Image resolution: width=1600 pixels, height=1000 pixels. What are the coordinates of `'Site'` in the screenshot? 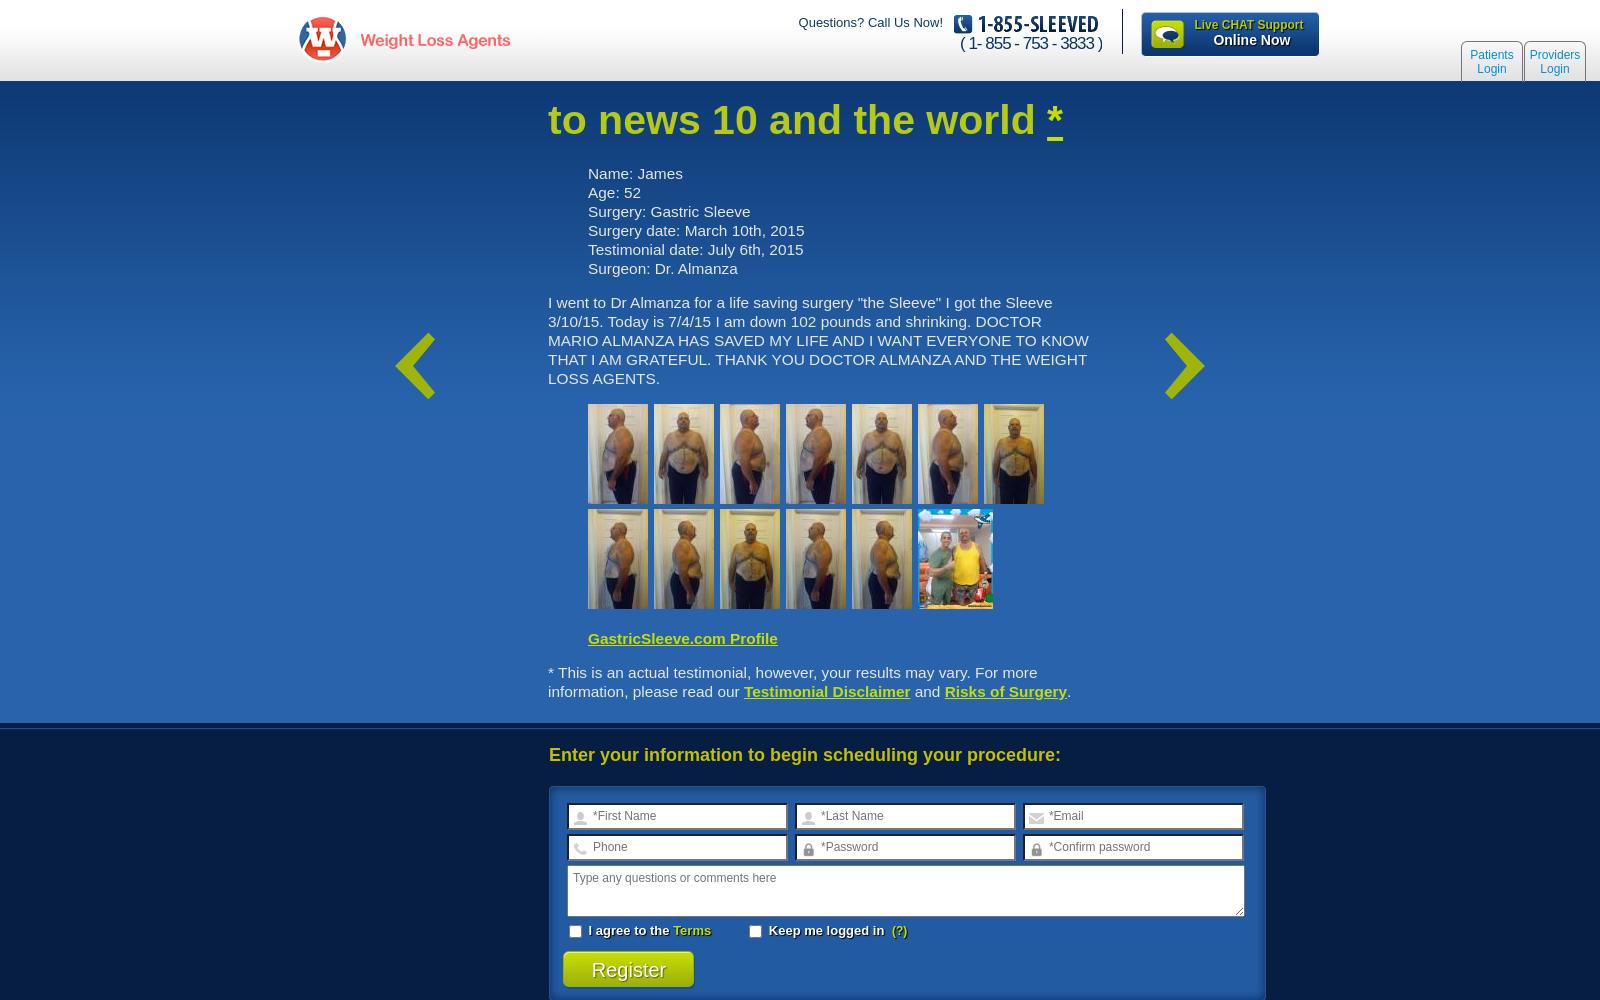 It's located at (546, 480).